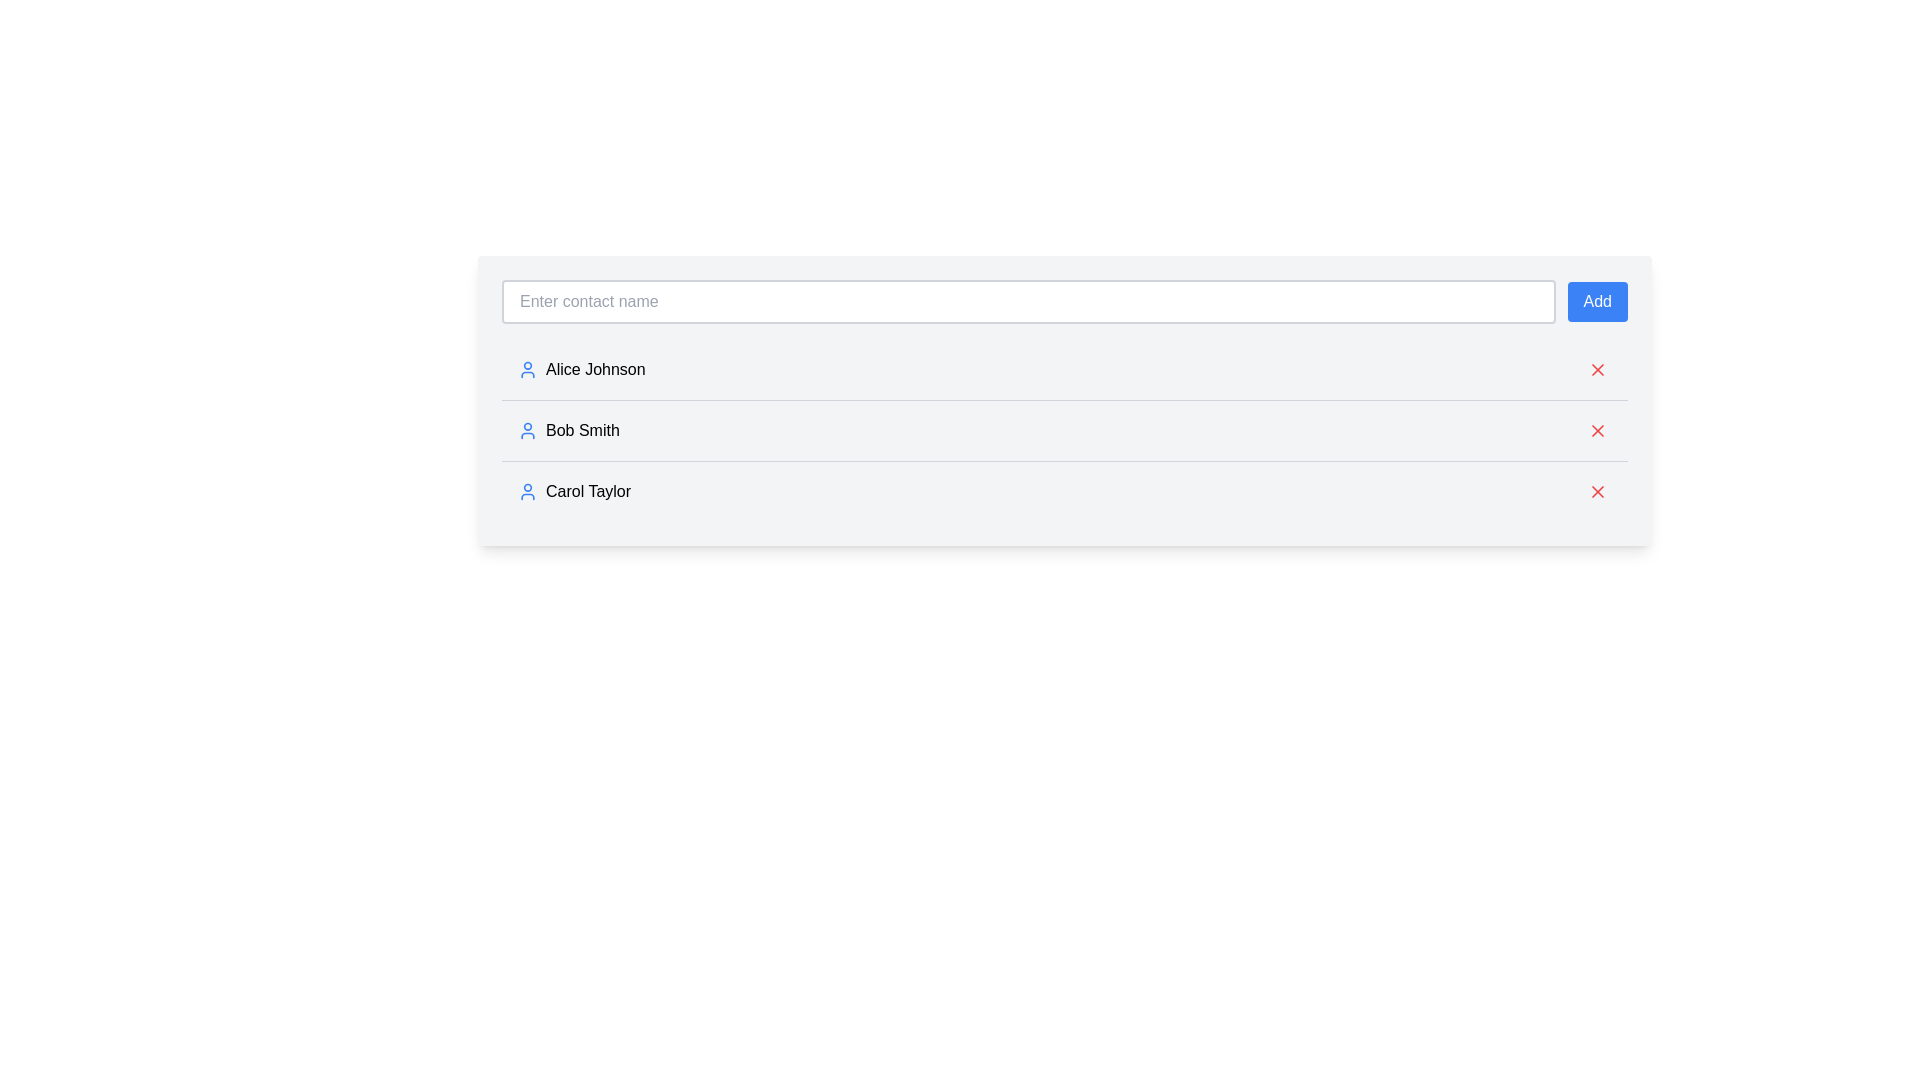 Image resolution: width=1920 pixels, height=1080 pixels. I want to click on the red diagonal cross icon button located above the third row associated with 'Carol Taylor', so click(1597, 430).